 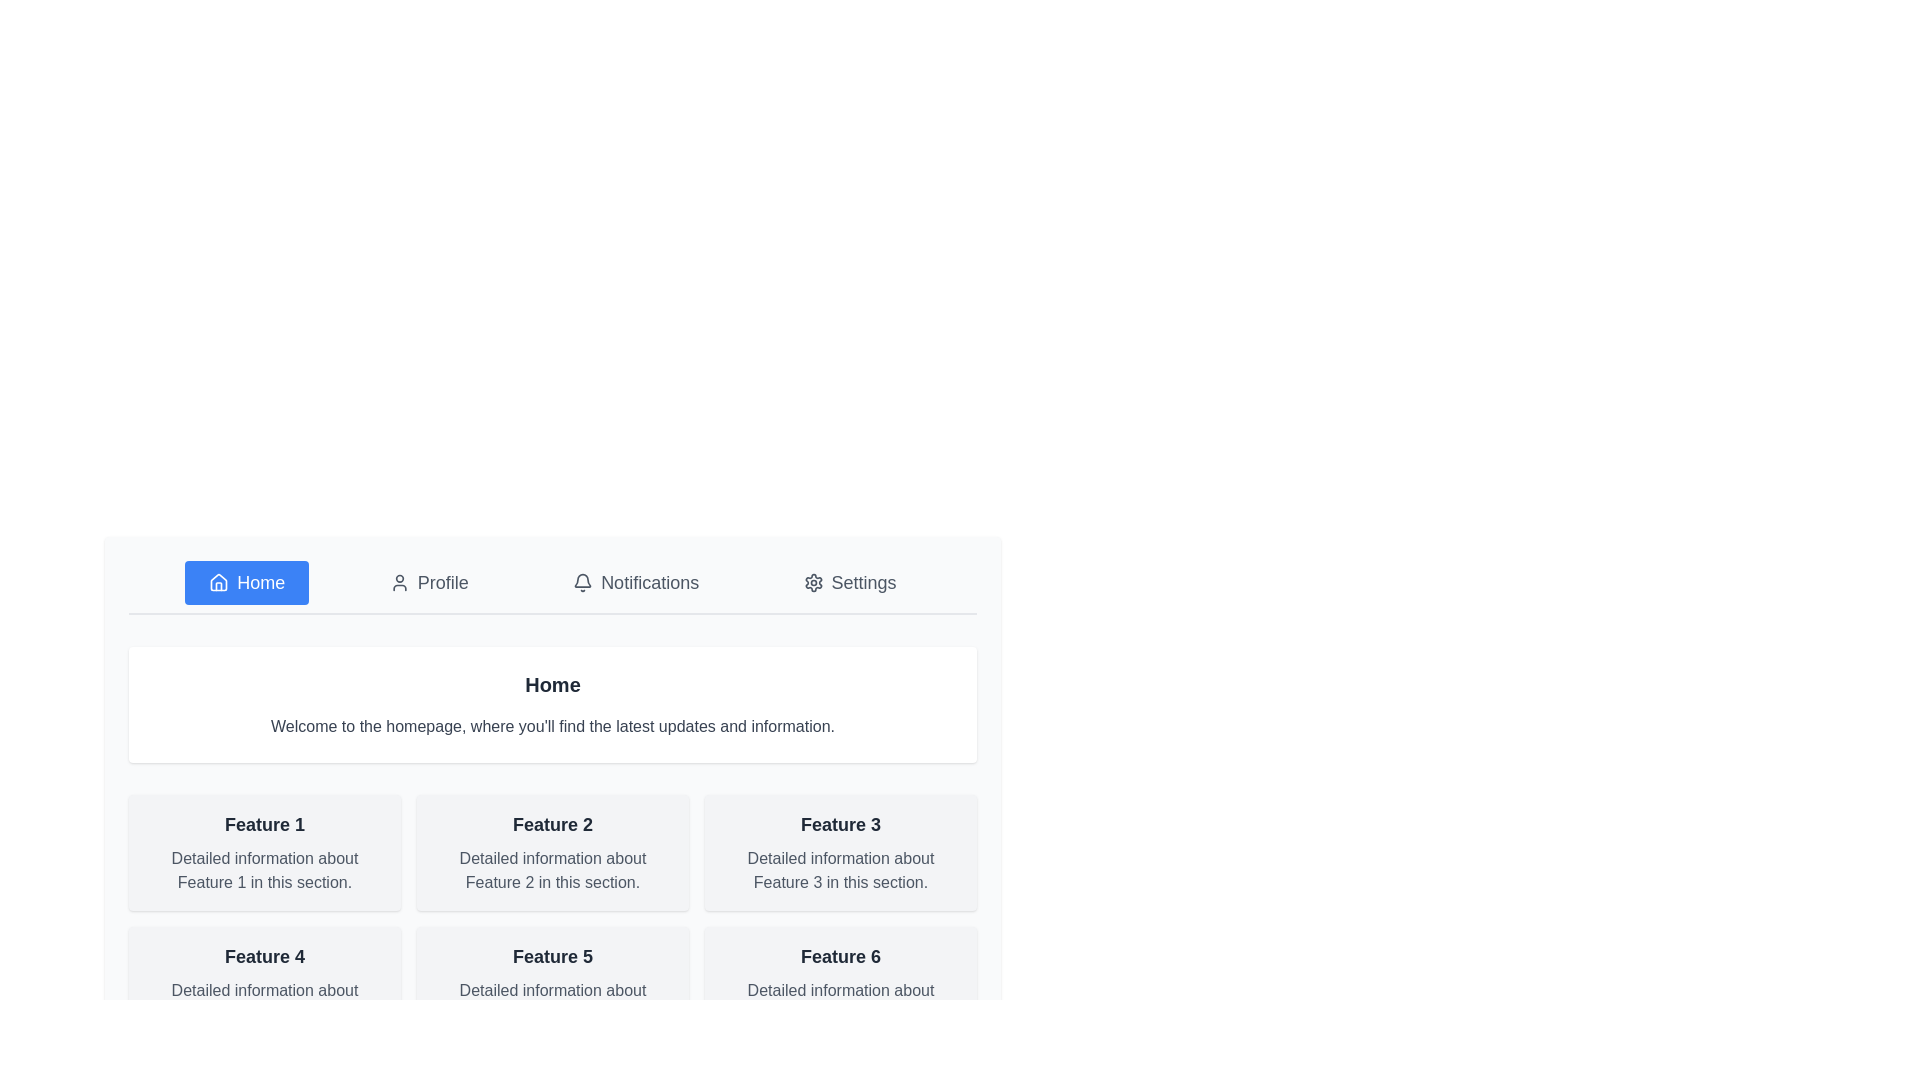 I want to click on the user profile icon in the menu bar, which is styled in an outlined fashion with a circular head and body shape, indicating its inactive state with gray color, so click(x=399, y=582).